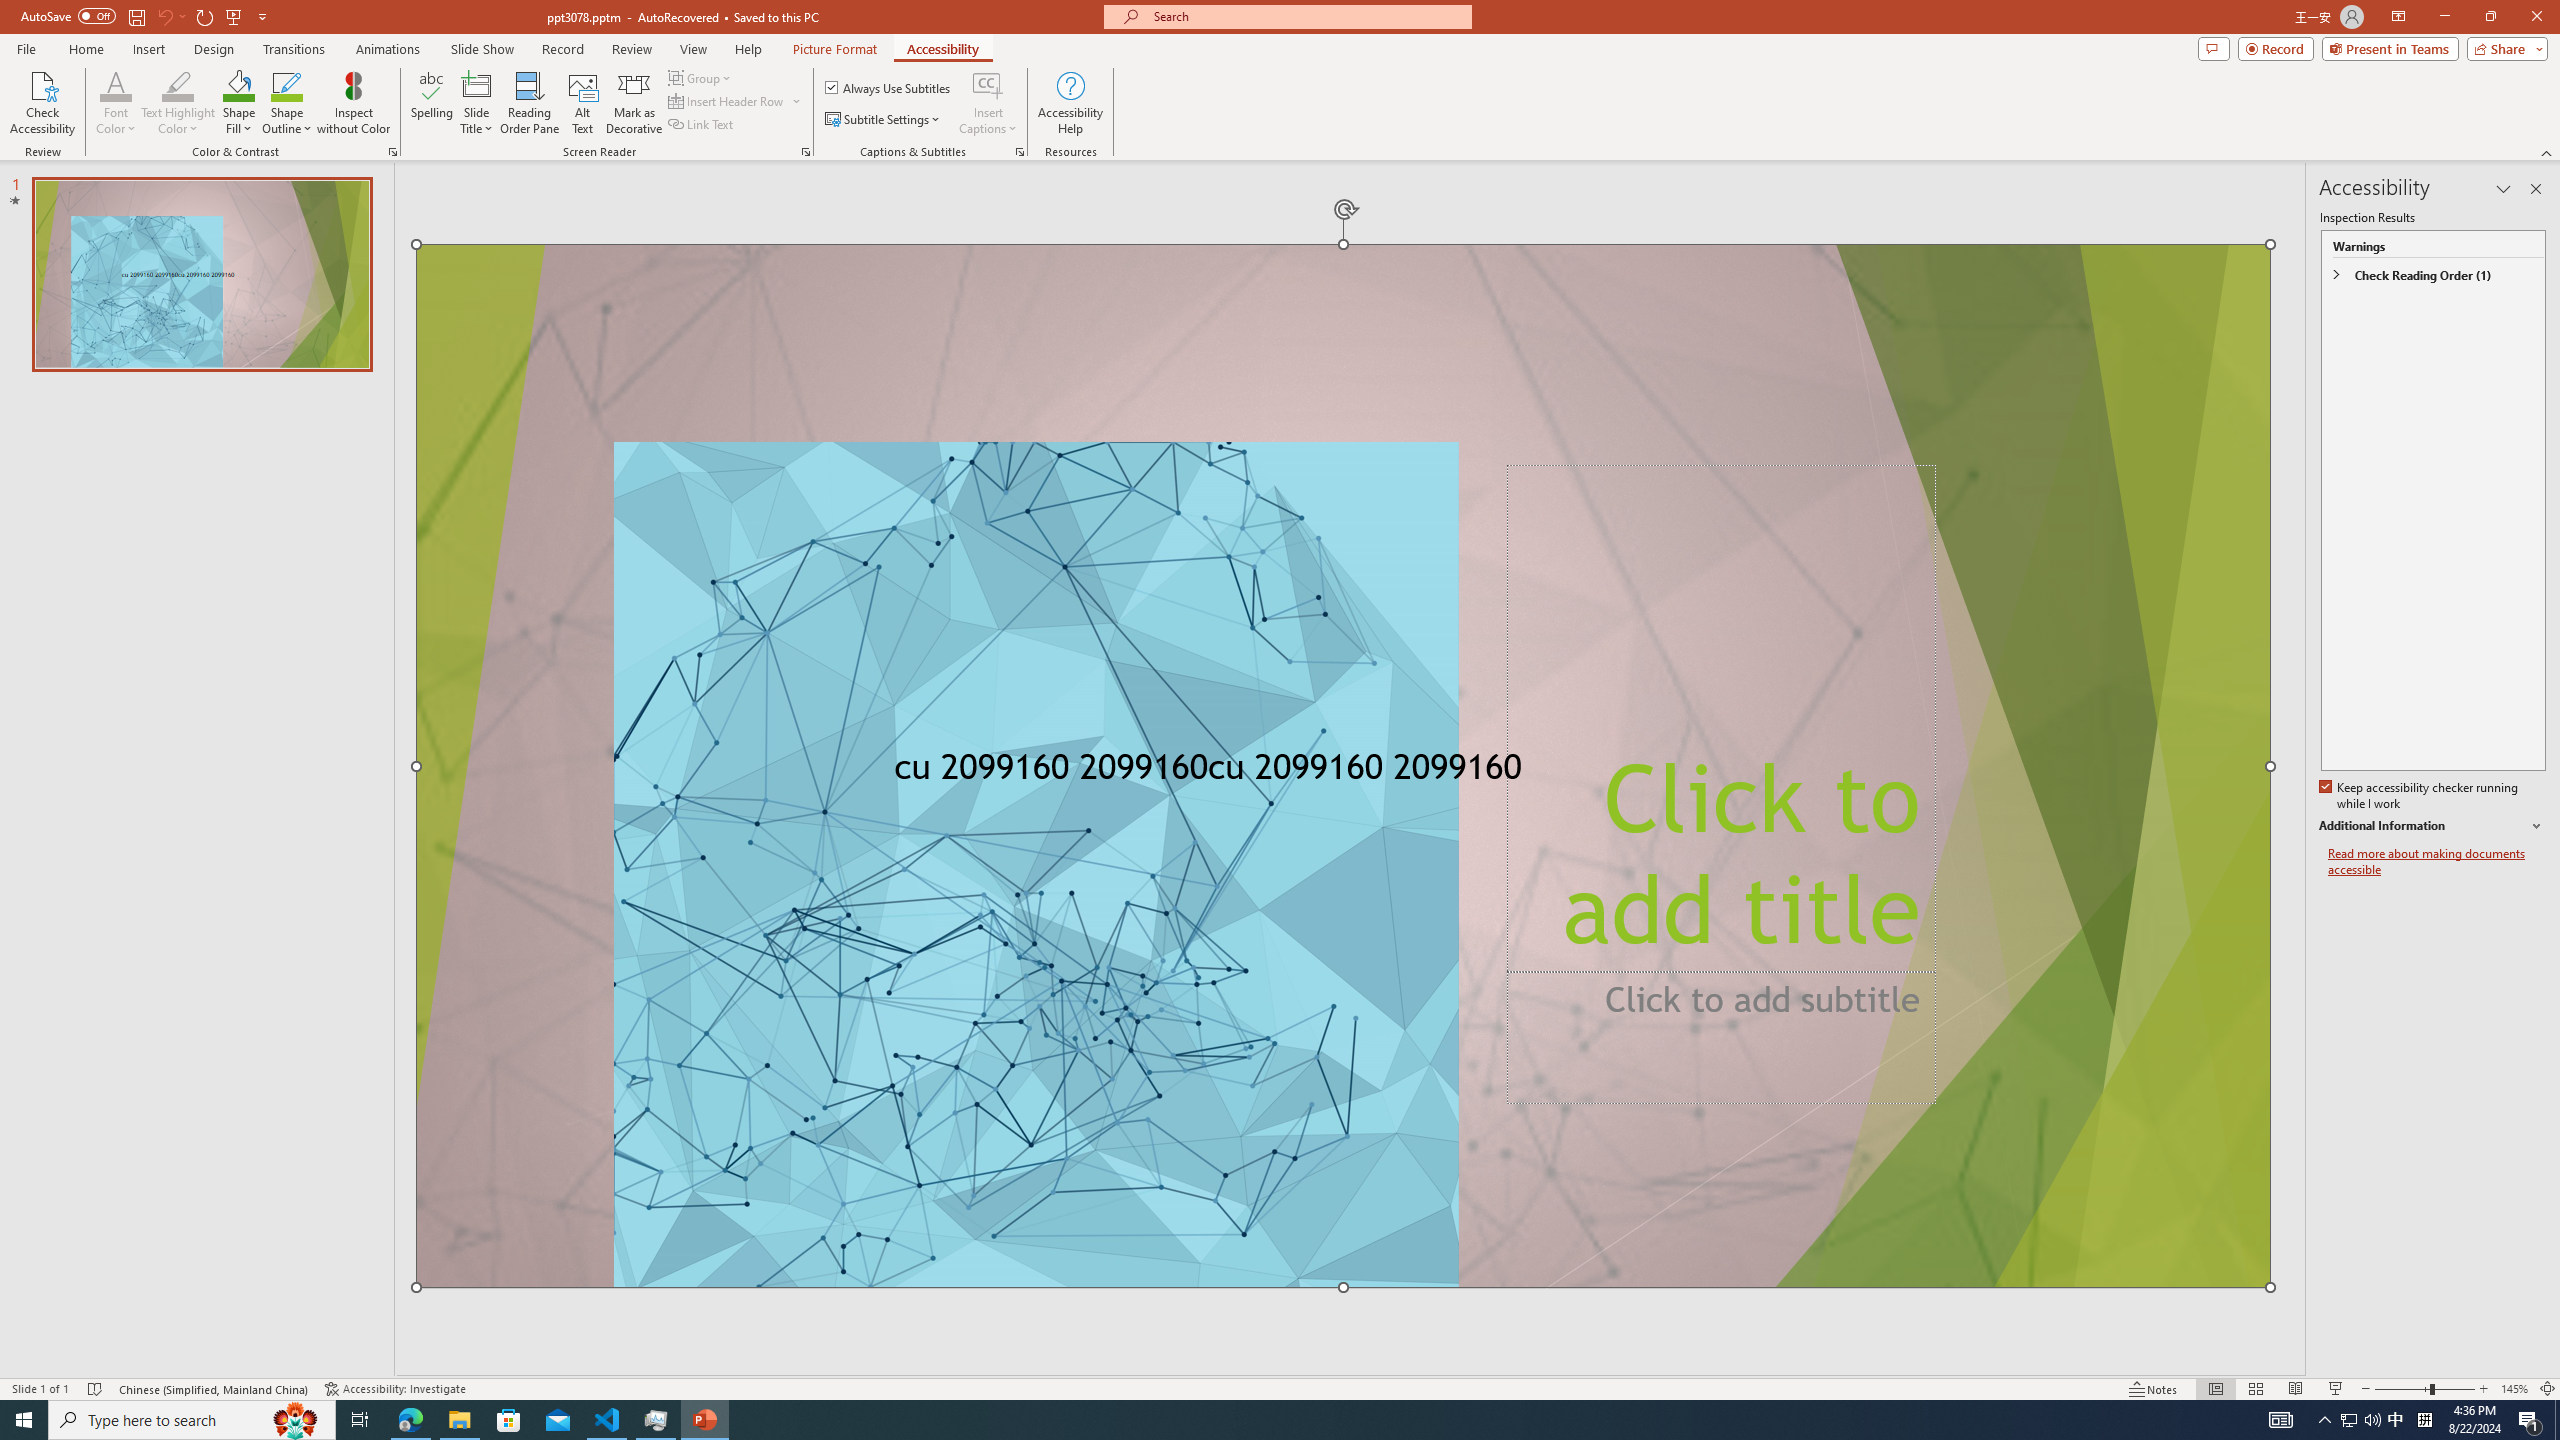 This screenshot has width=2560, height=1440. What do you see at coordinates (806, 150) in the screenshot?
I see `'Screen Reader'` at bounding box center [806, 150].